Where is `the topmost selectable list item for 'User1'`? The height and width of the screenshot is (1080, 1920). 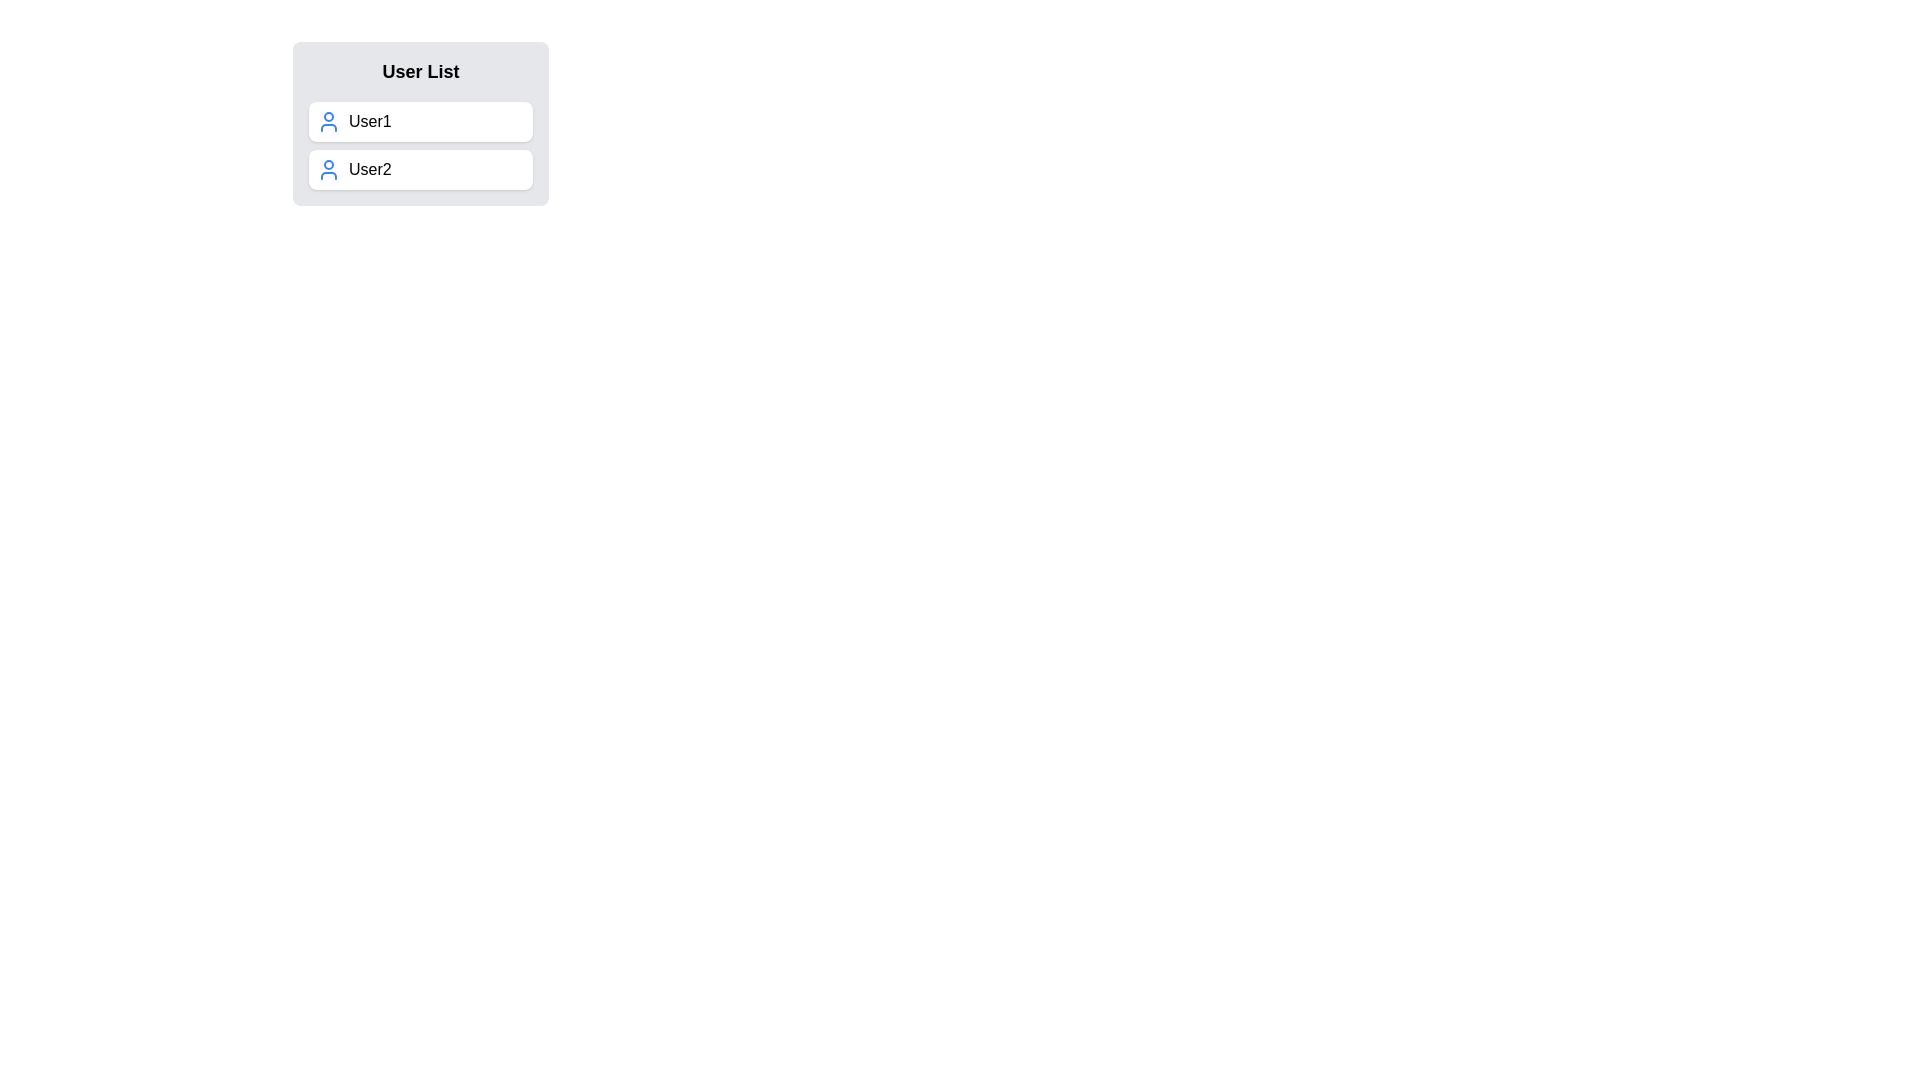 the topmost selectable list item for 'User1' is located at coordinates (420, 122).